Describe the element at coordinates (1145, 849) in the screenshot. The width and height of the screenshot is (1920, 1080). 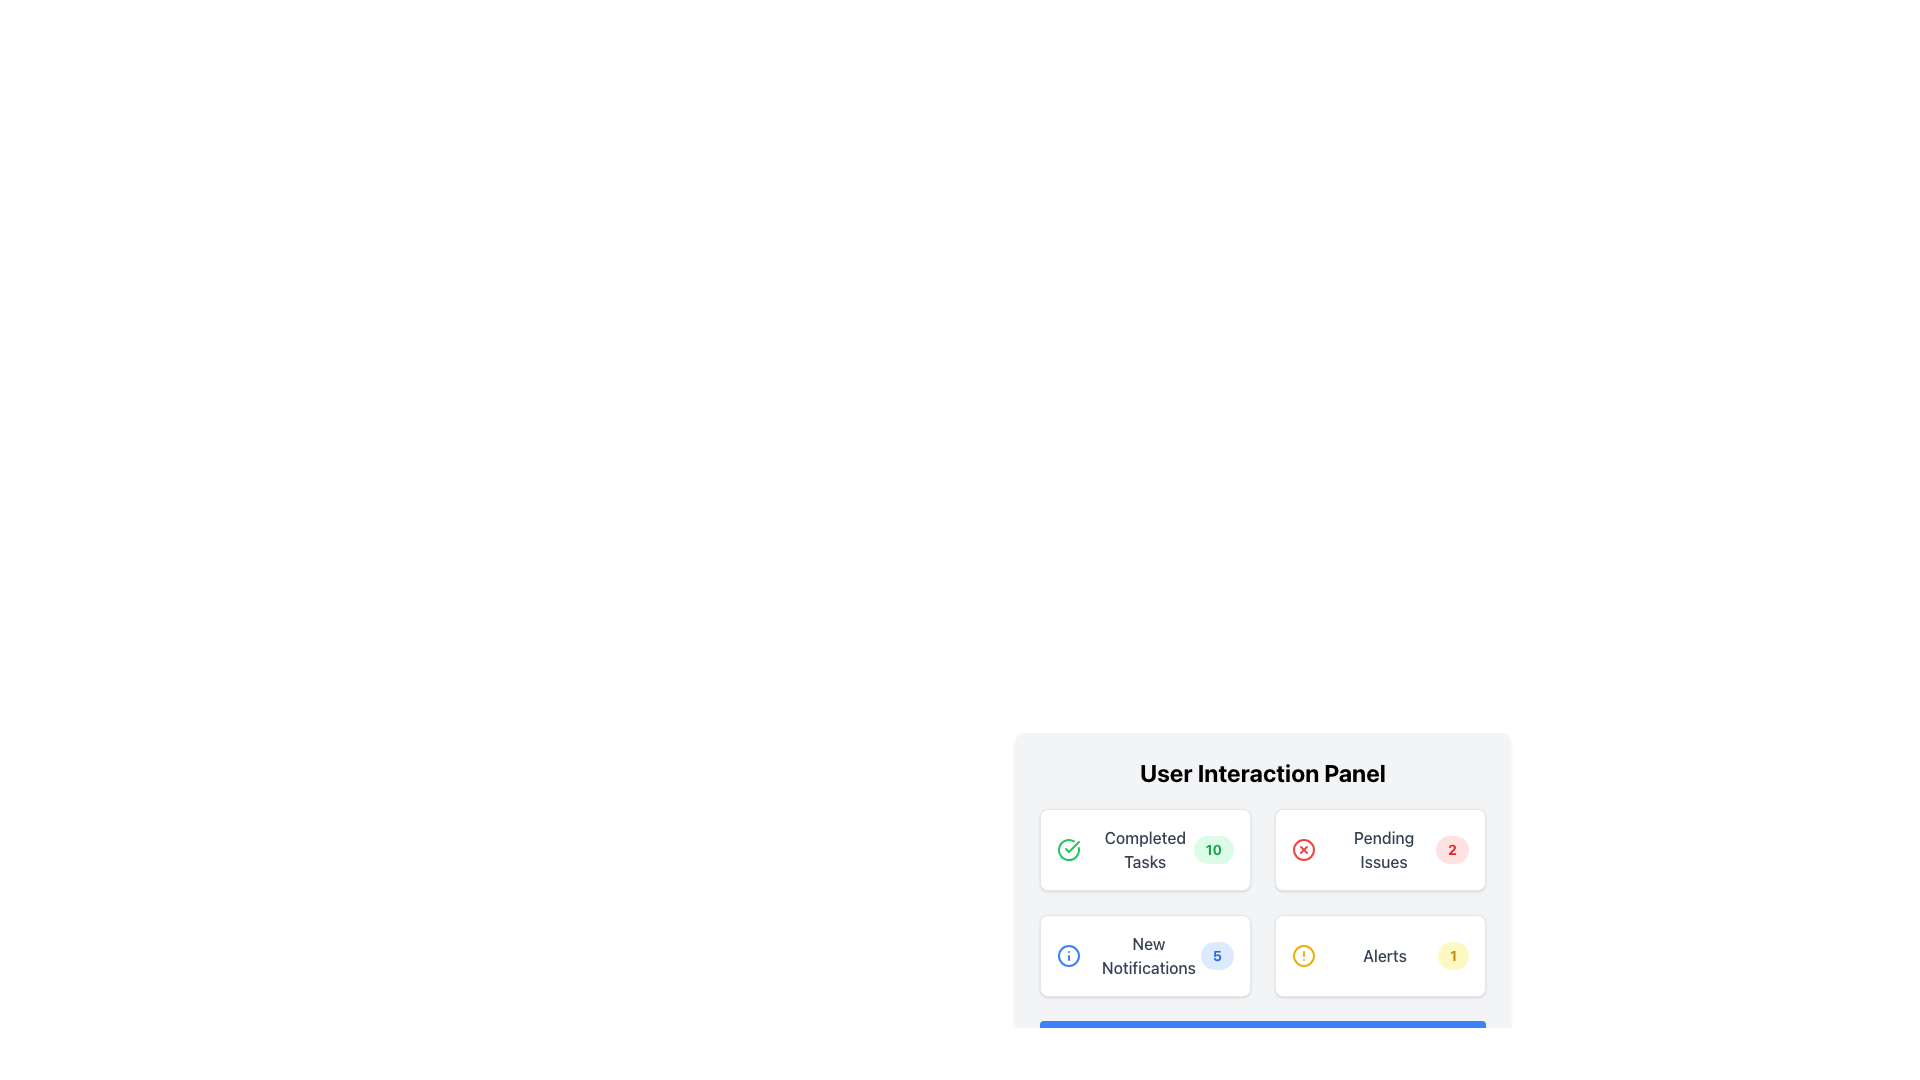
I see `the Informative card displaying completed tasks, located in the top left of the User Interaction Panel grid` at that location.